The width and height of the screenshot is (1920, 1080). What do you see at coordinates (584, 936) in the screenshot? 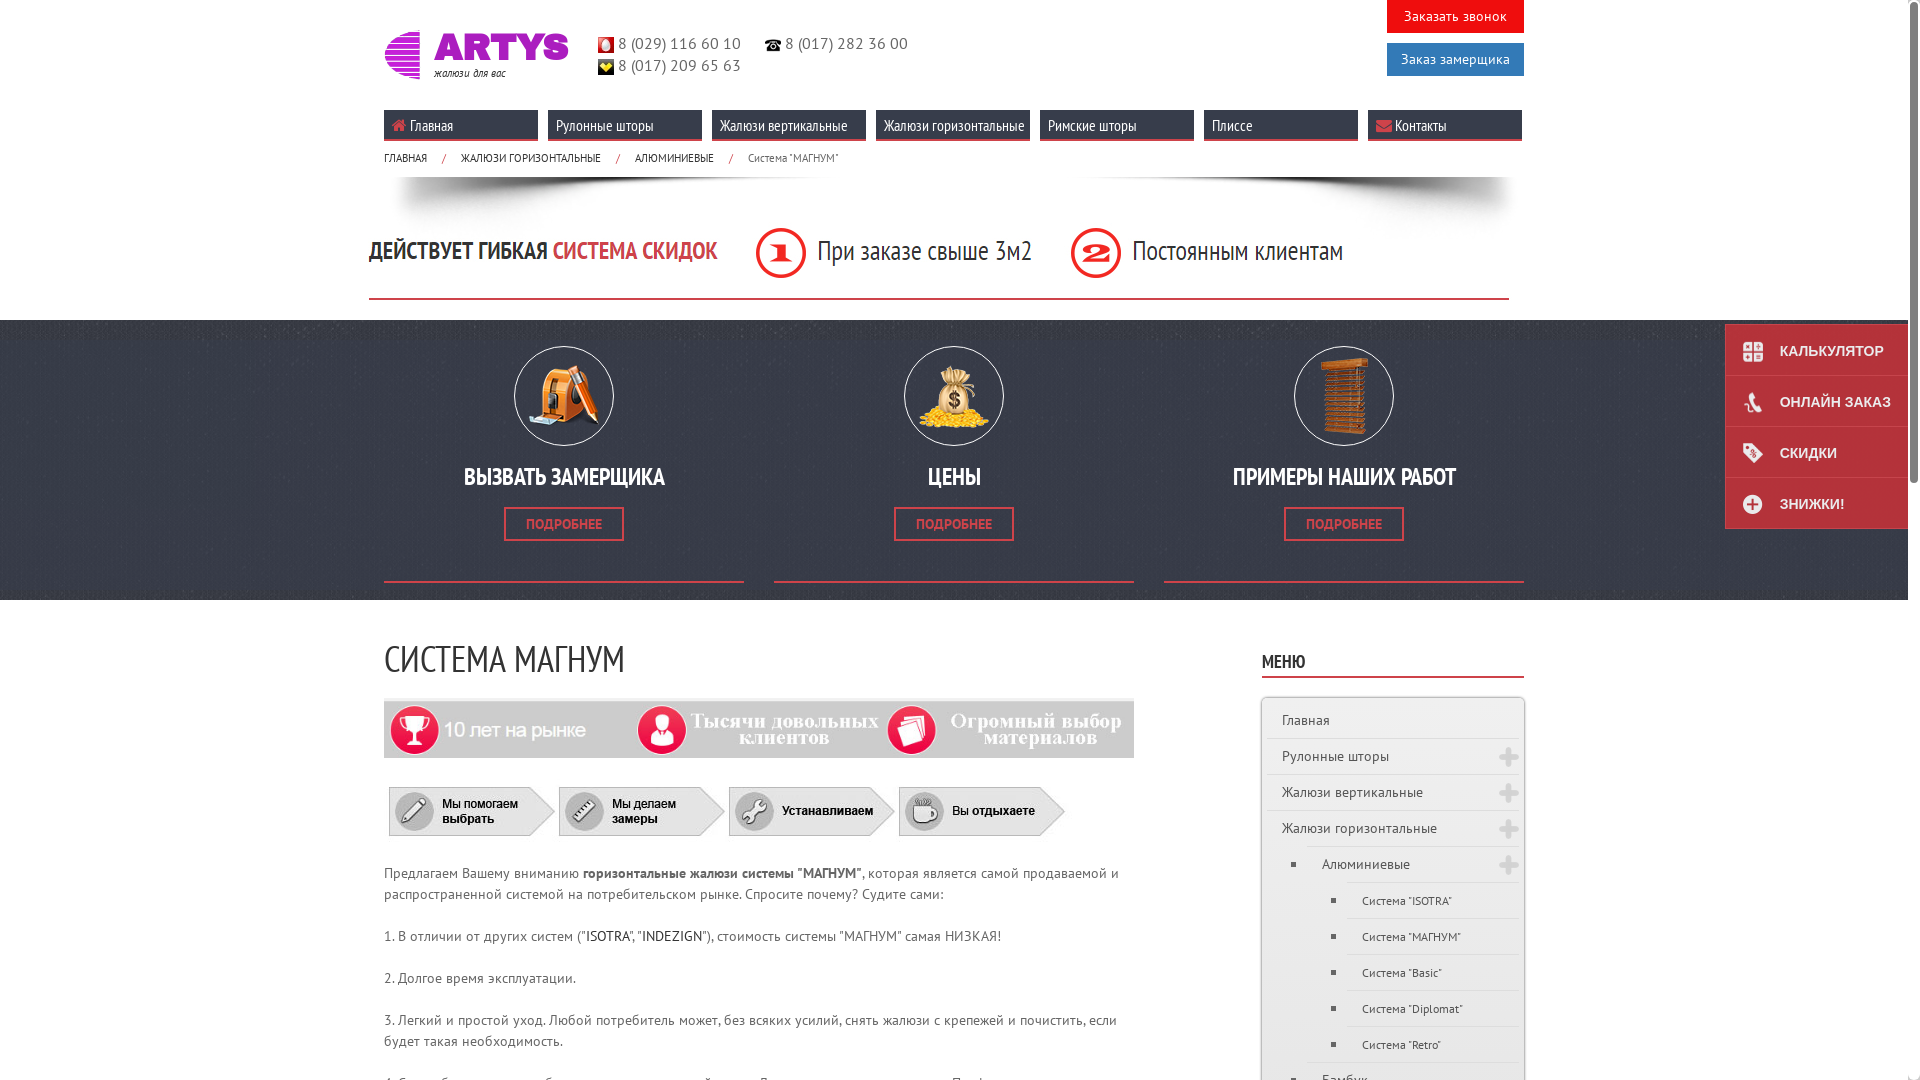
I see `'ISOTRA'` at bounding box center [584, 936].